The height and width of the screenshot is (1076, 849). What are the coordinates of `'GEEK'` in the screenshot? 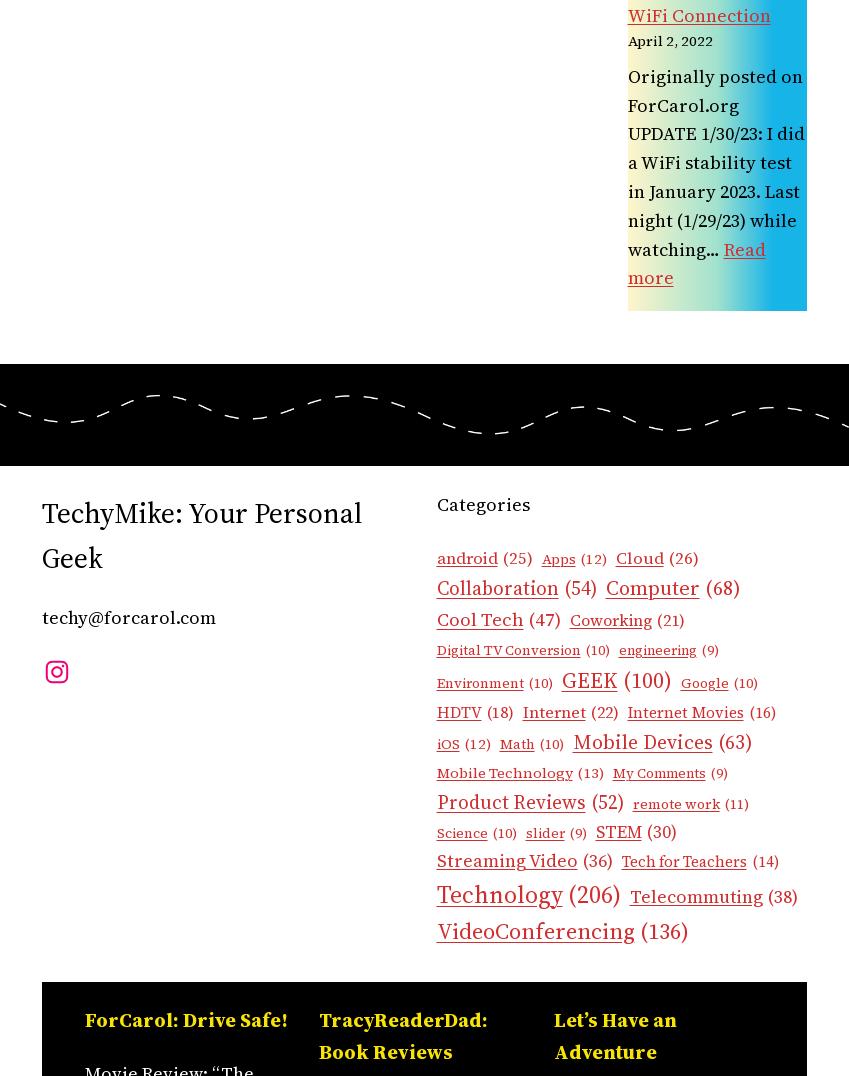 It's located at (588, 679).